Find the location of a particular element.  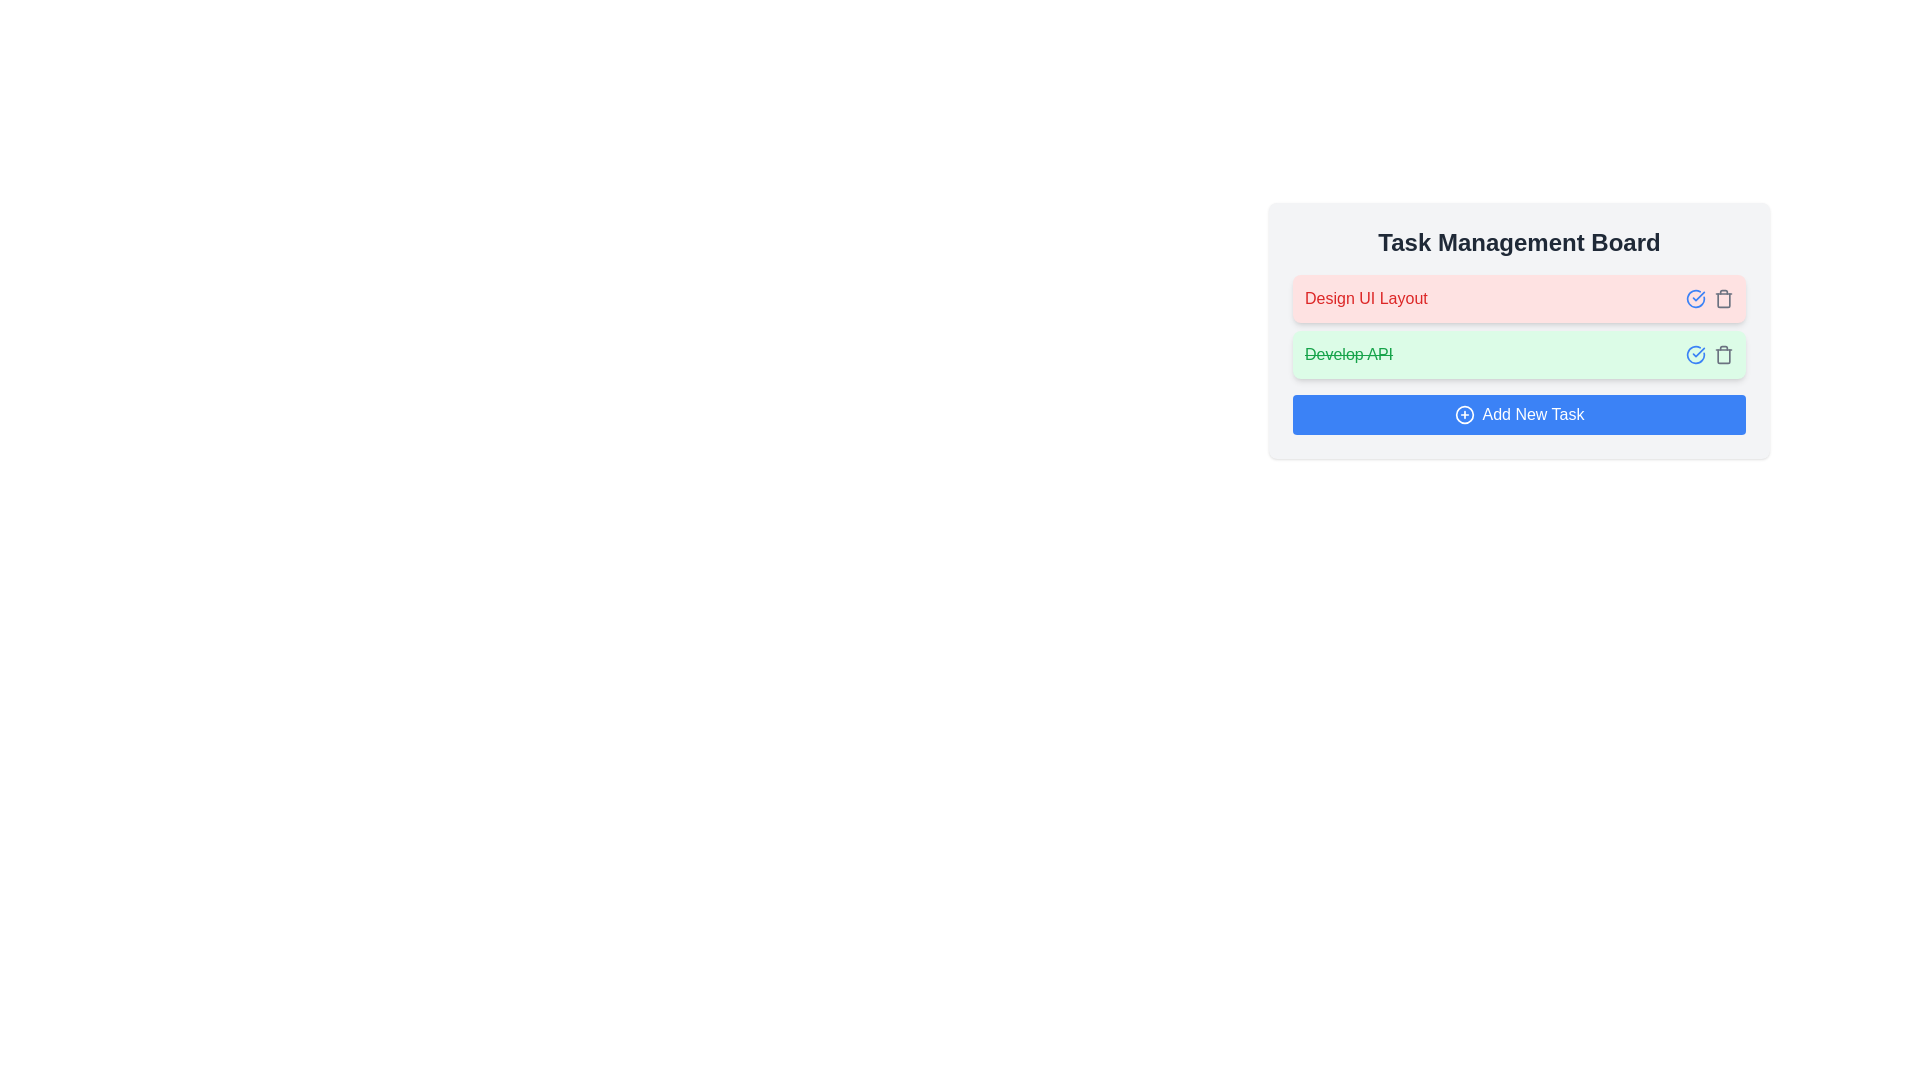

the trash can icon button, which is styled in gray and changes to red on hover, located to the right of the 'Design UI Layout' row in the 'Task Management Board' is located at coordinates (1722, 299).